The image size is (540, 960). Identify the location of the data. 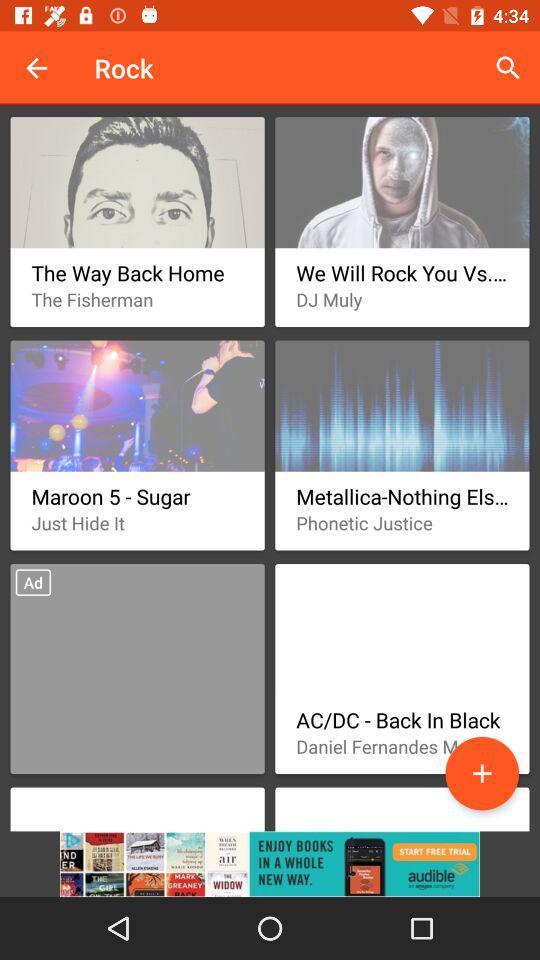
(481, 772).